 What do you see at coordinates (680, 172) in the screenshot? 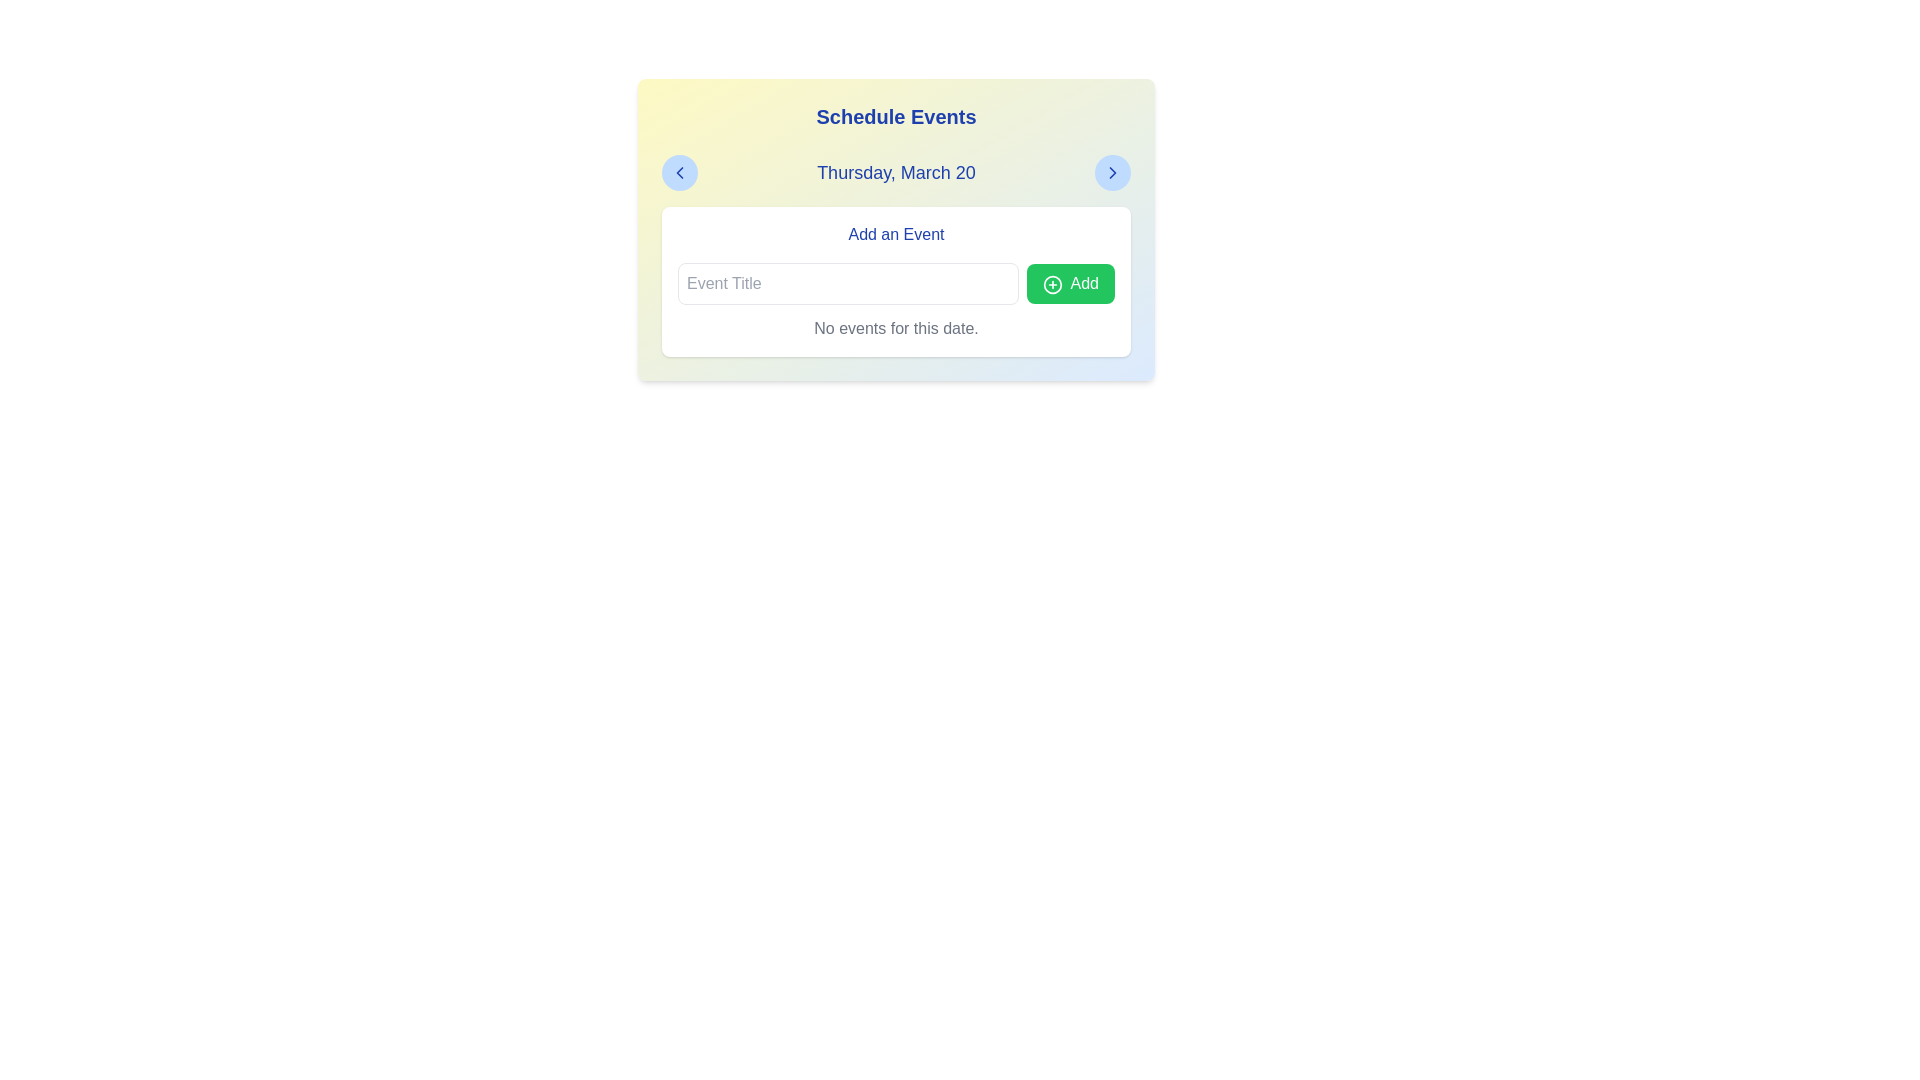
I see `the chevron icon within a circle located on the left side of the title bar` at bounding box center [680, 172].